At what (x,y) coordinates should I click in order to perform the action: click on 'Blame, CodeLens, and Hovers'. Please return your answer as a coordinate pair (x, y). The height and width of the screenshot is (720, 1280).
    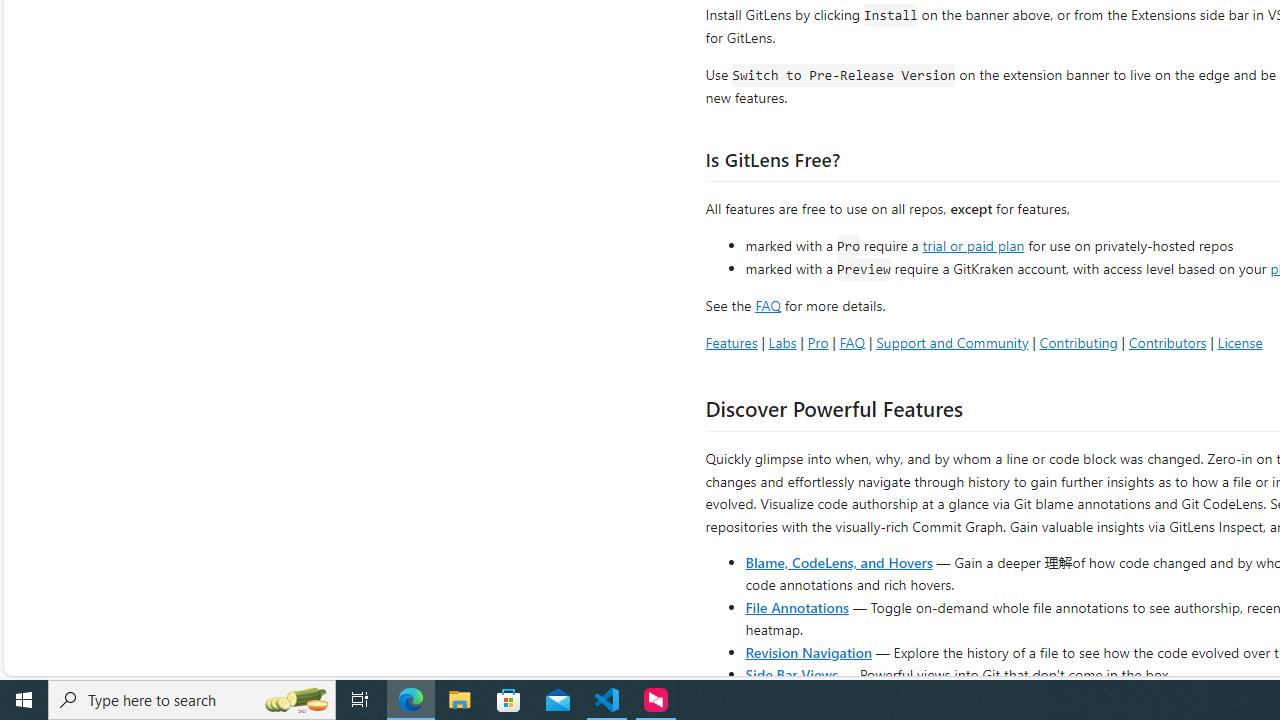
    Looking at the image, I should click on (839, 561).